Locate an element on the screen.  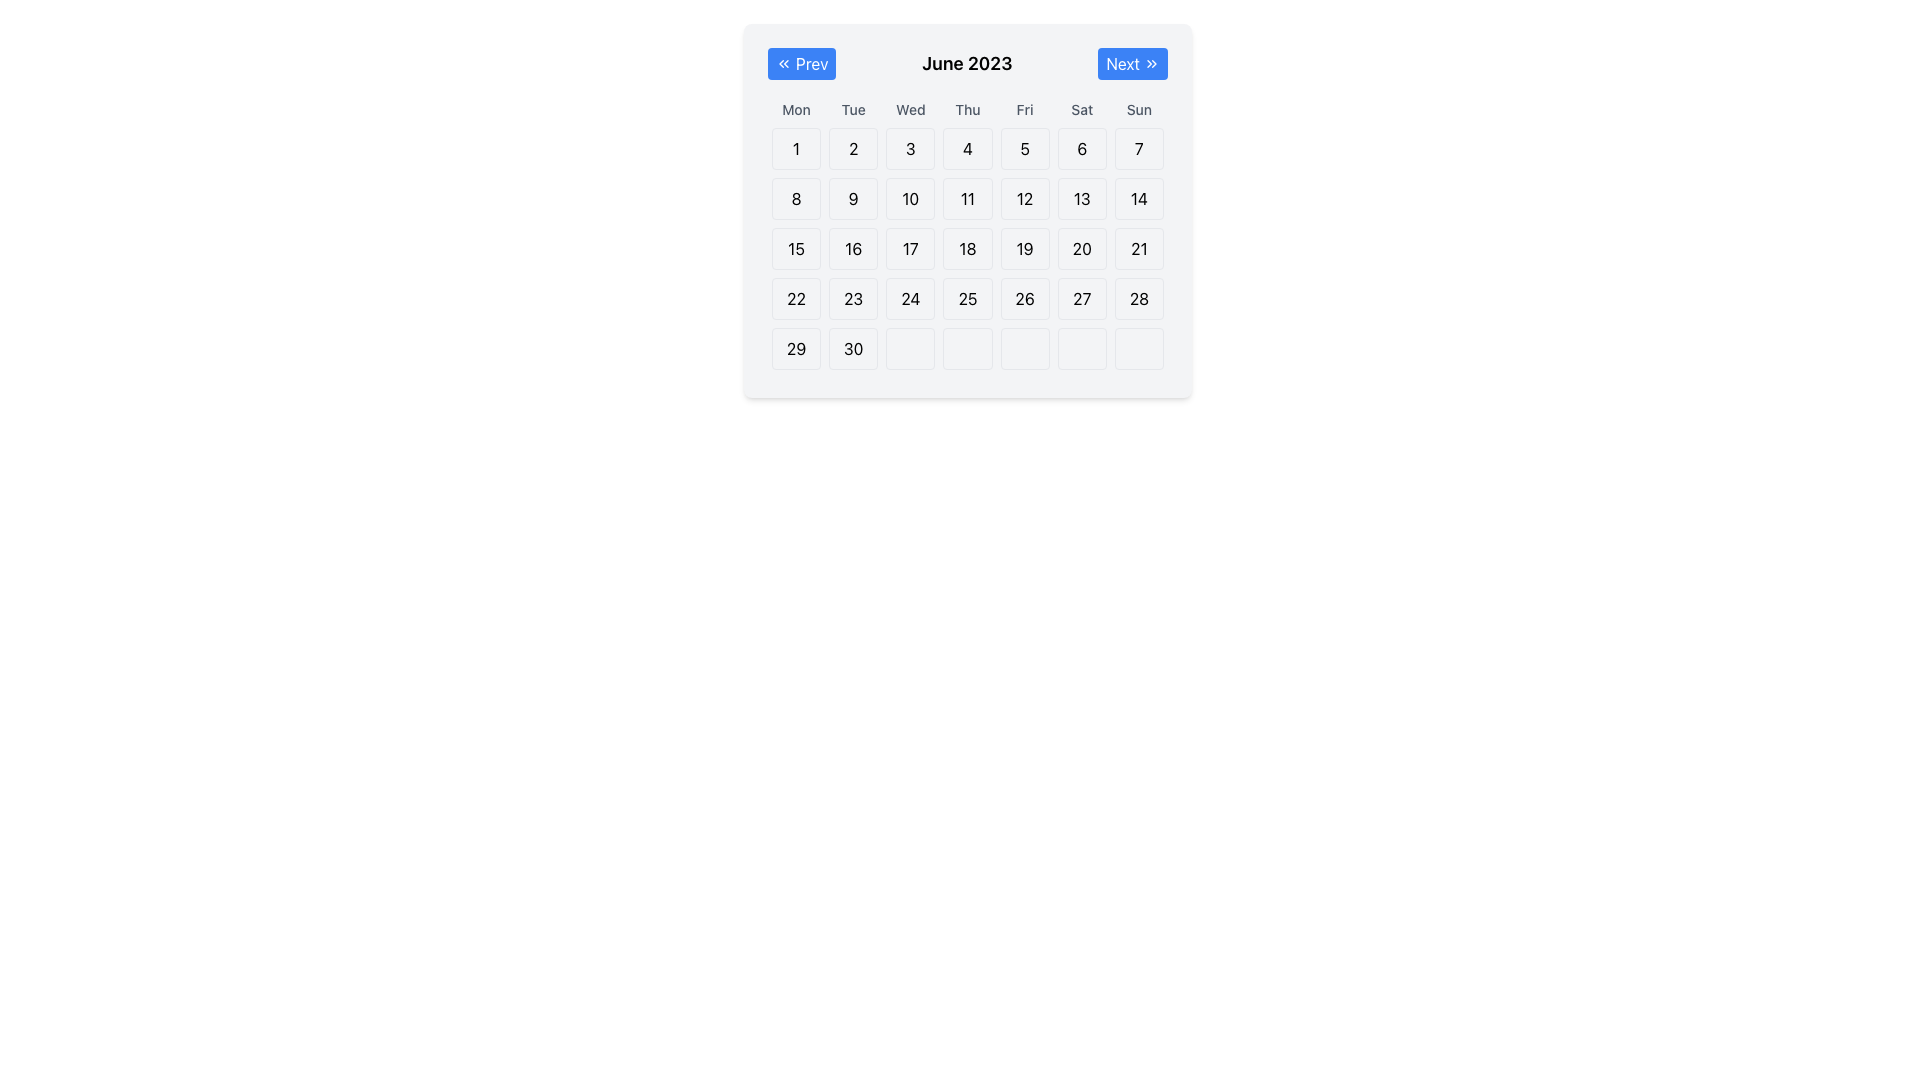
the last button in the last row of the calendar grid is located at coordinates (1139, 347).